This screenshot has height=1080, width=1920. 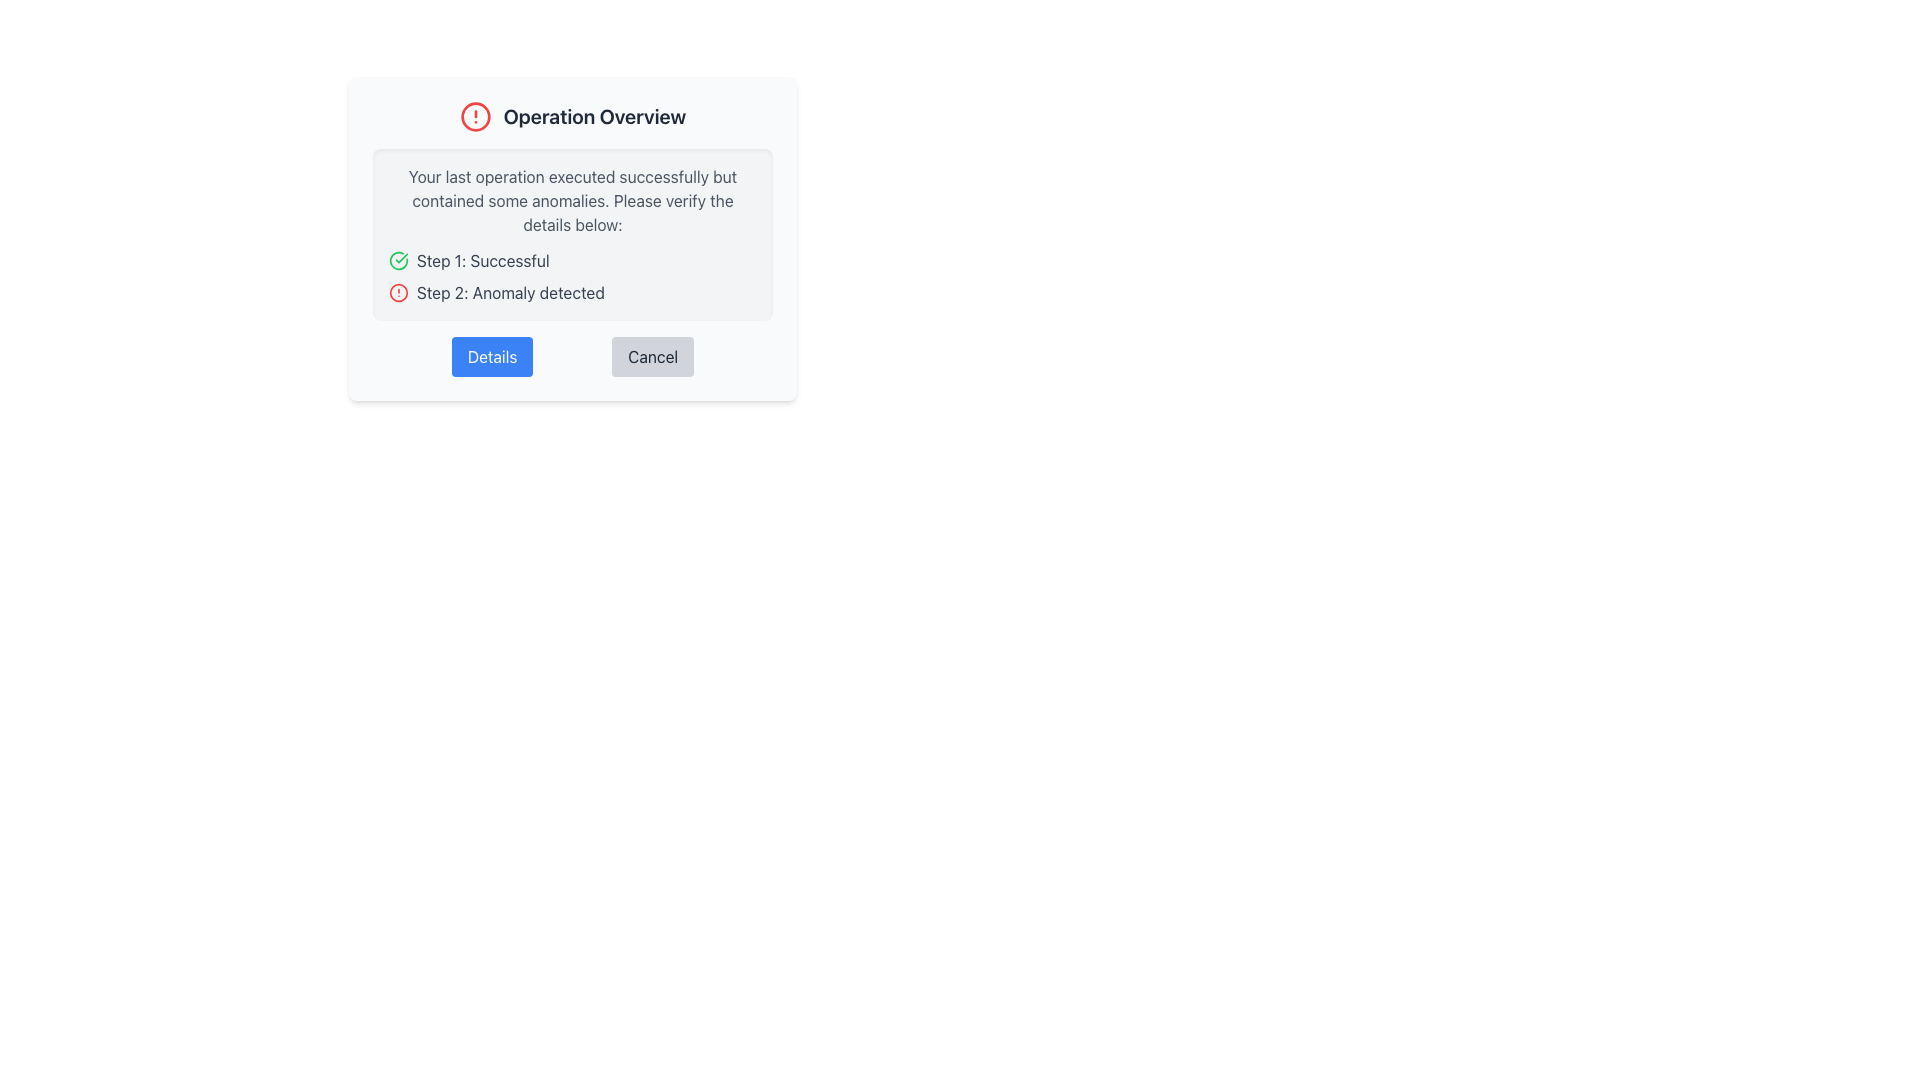 I want to click on the 'Operation Overview' text label of the red alert icon at the top of the modal section, if it is interactive, so click(x=571, y=116).